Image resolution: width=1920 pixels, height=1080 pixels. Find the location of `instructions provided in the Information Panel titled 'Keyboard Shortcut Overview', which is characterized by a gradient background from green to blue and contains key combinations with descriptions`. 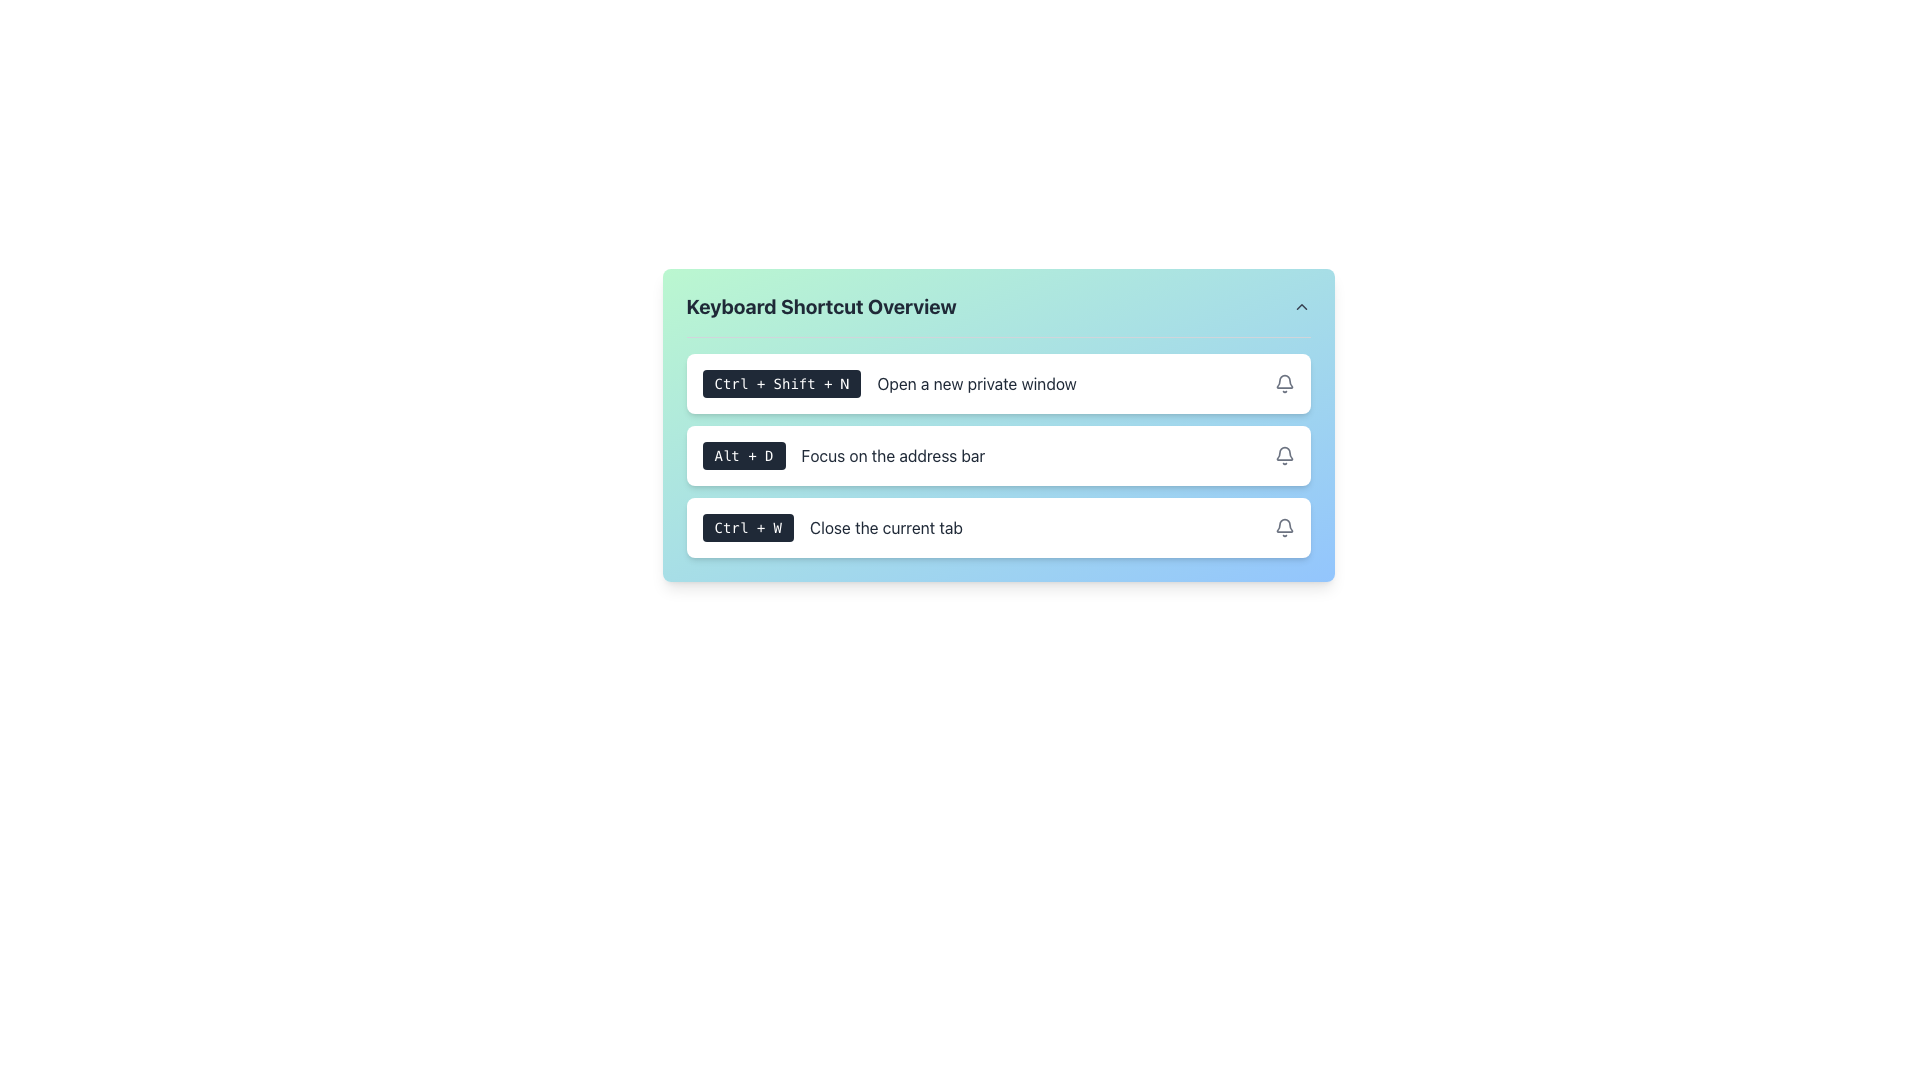

instructions provided in the Information Panel titled 'Keyboard Shortcut Overview', which is characterized by a gradient background from green to blue and contains key combinations with descriptions is located at coordinates (998, 424).